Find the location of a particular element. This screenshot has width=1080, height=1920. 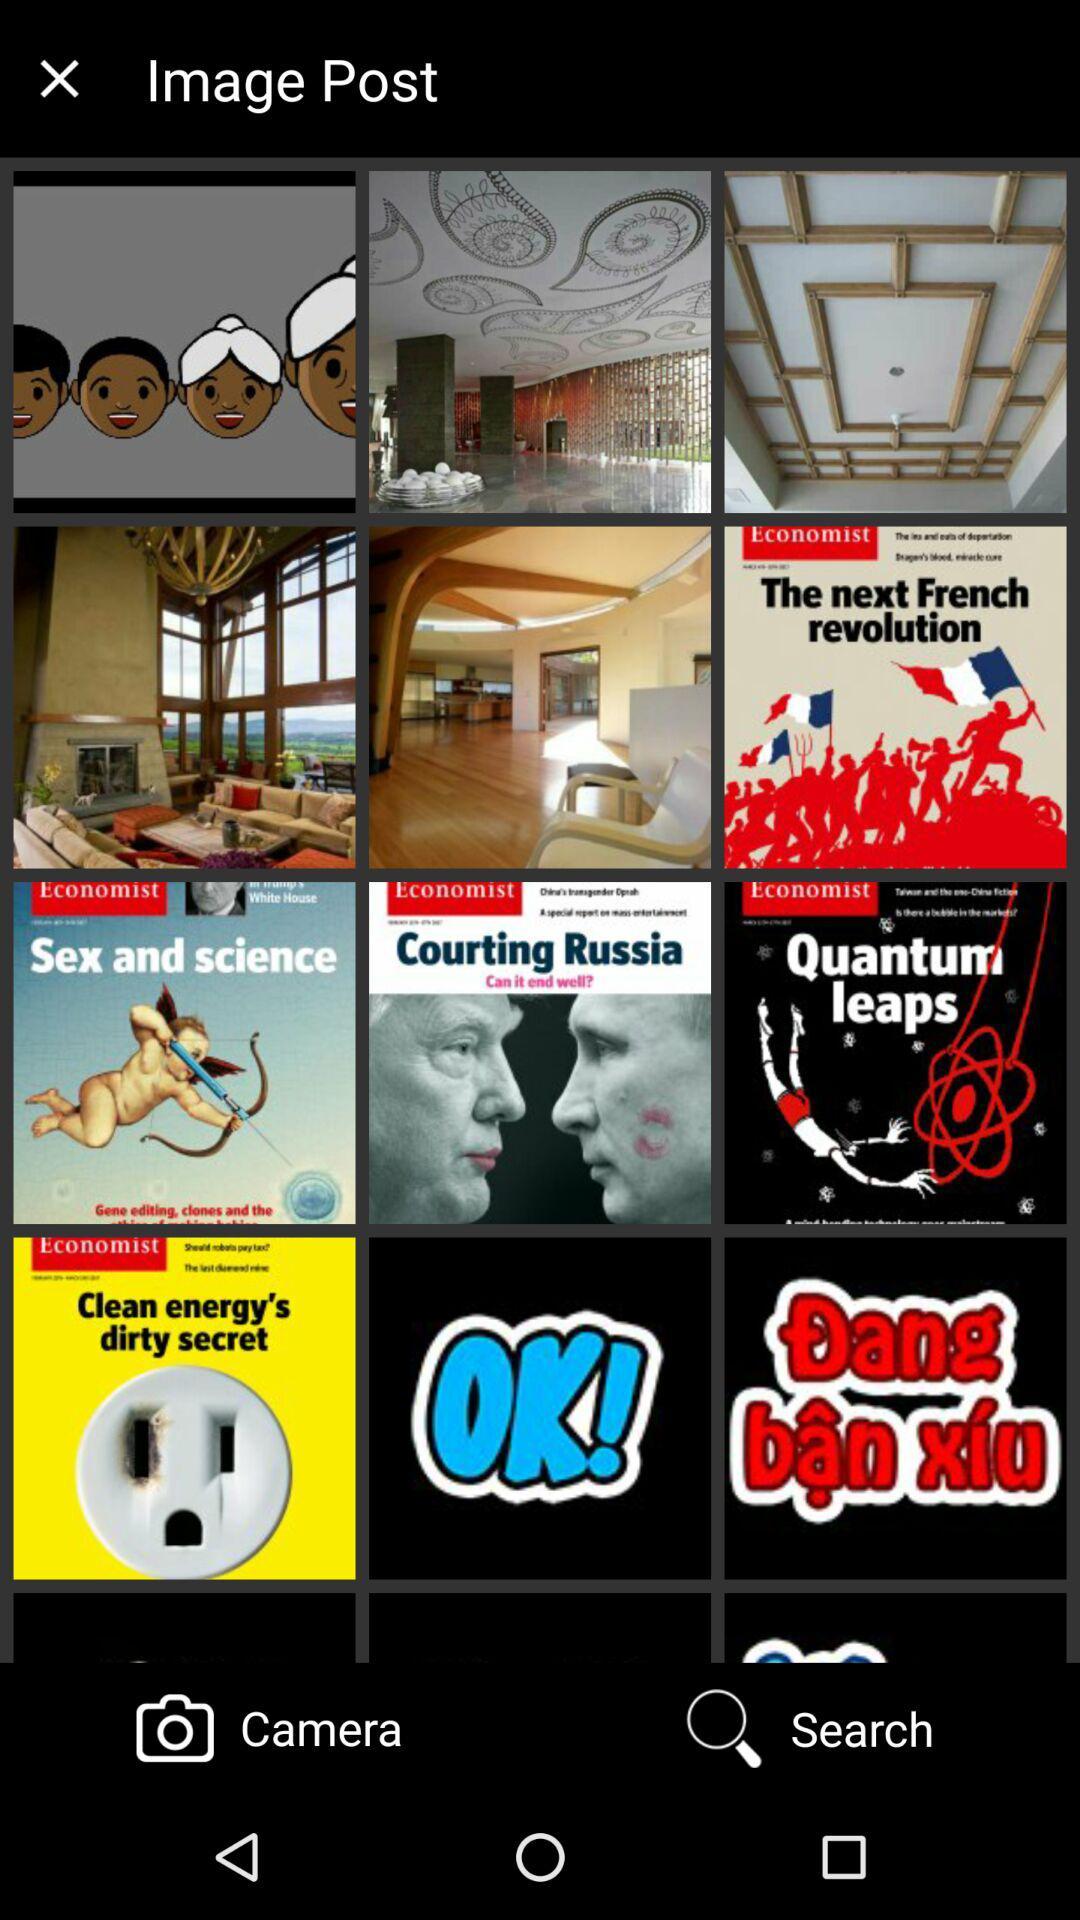

the close icon is located at coordinates (58, 78).